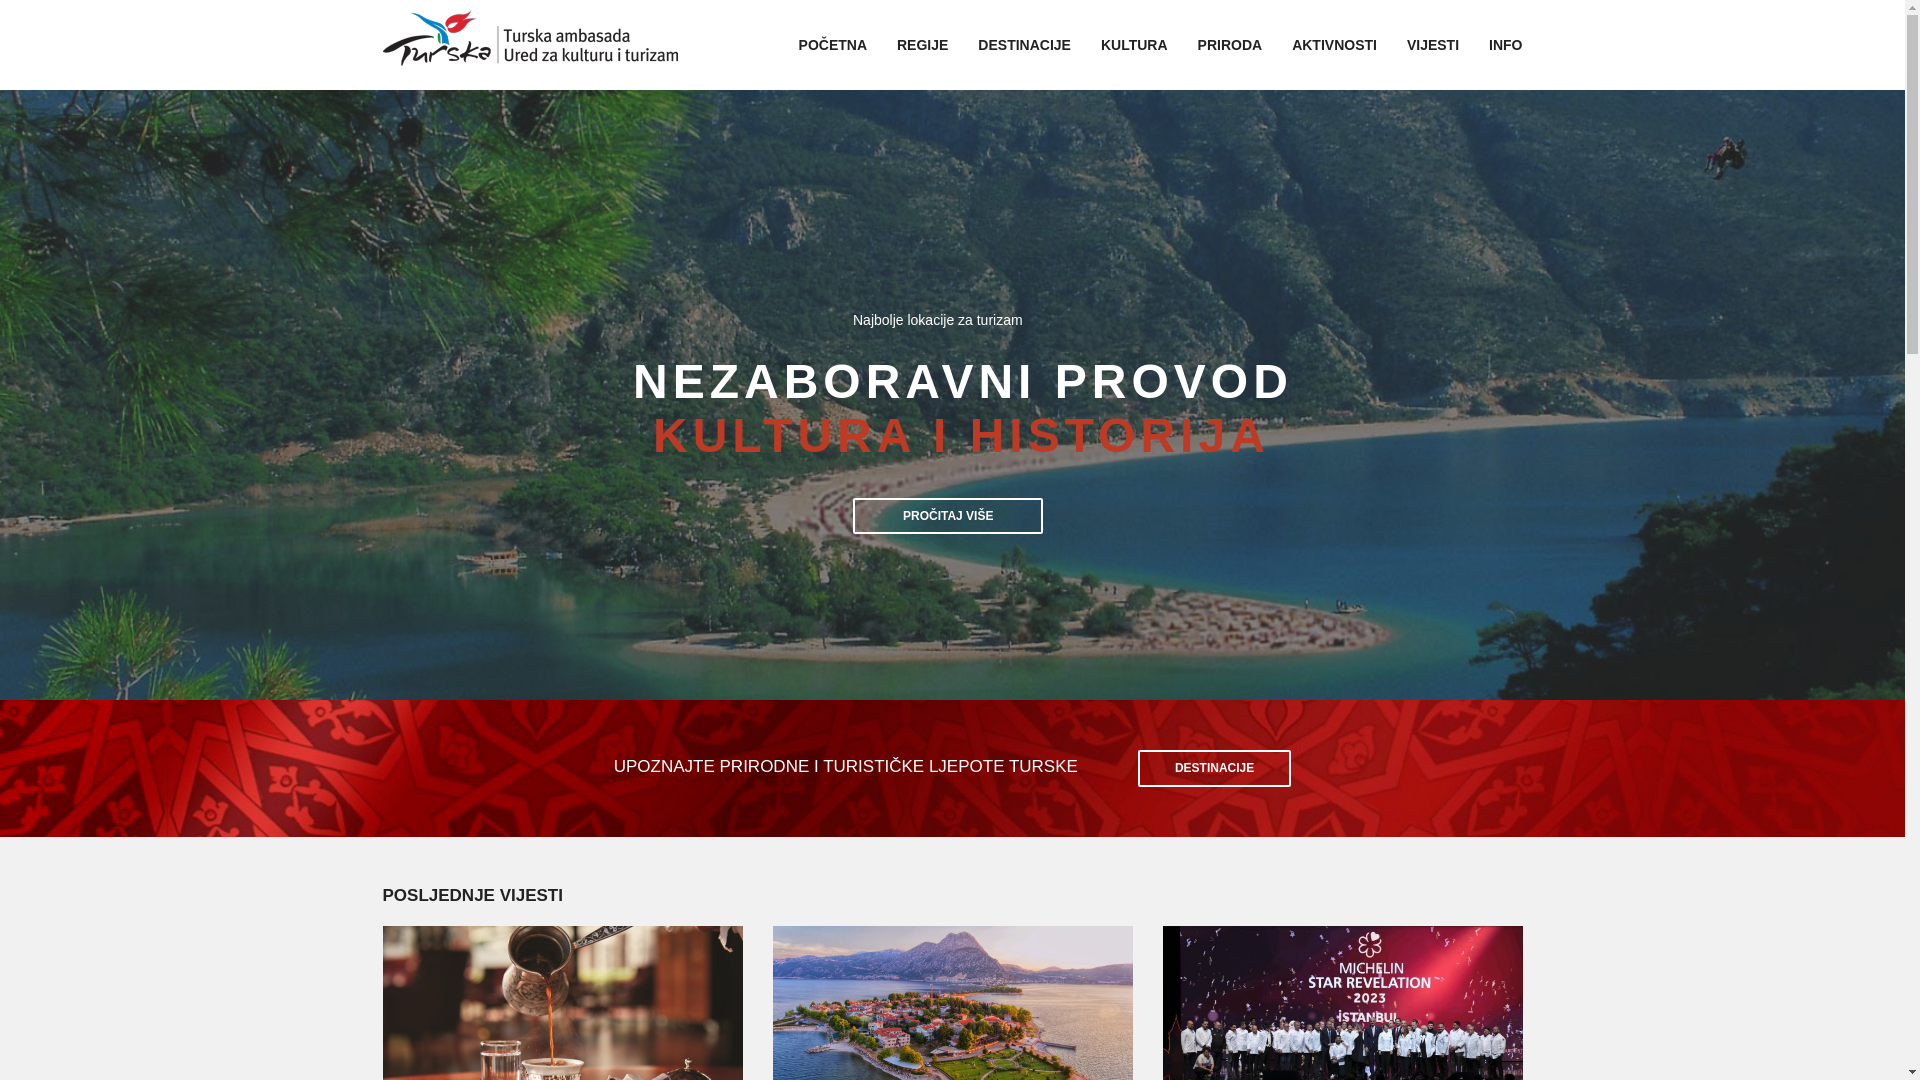  I want to click on 'KULTURA', so click(1134, 45).